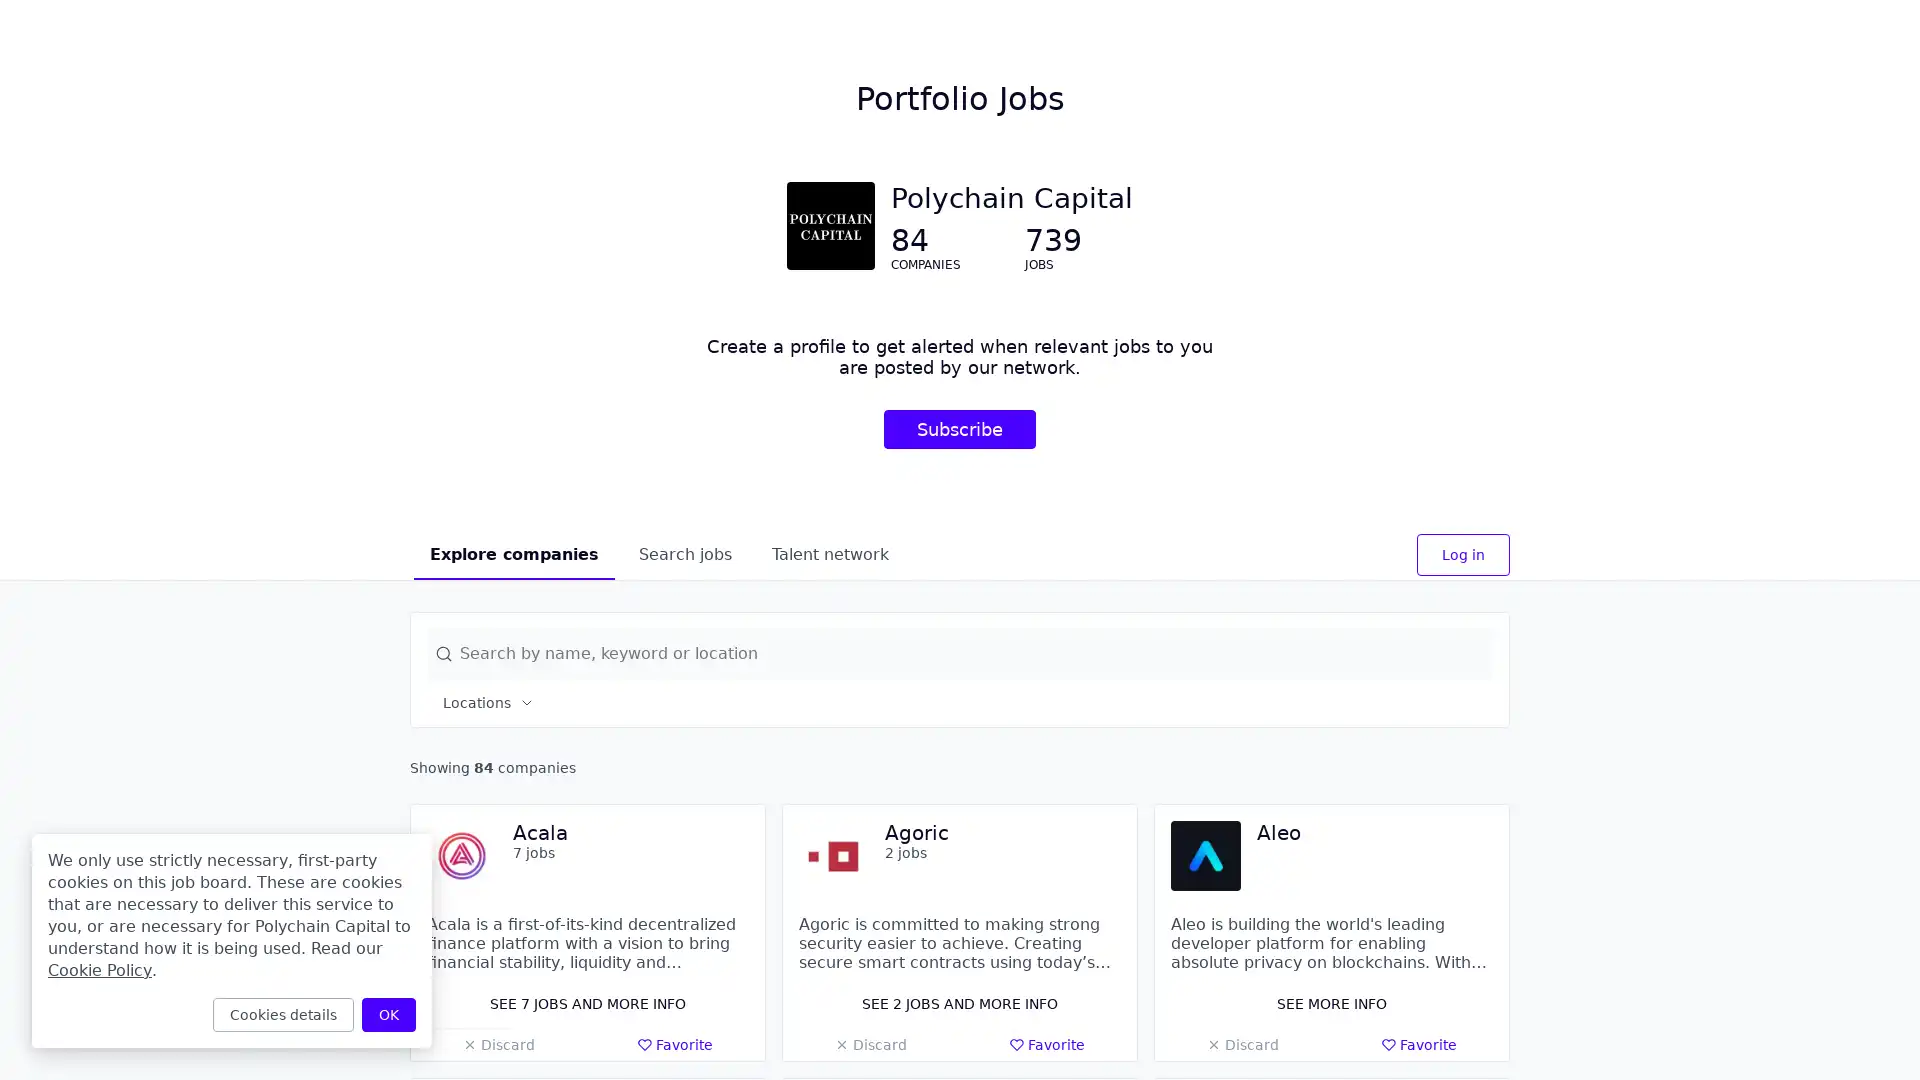 The width and height of the screenshot is (1920, 1080). Describe the element at coordinates (282, 1014) in the screenshot. I see `Cookies details` at that location.